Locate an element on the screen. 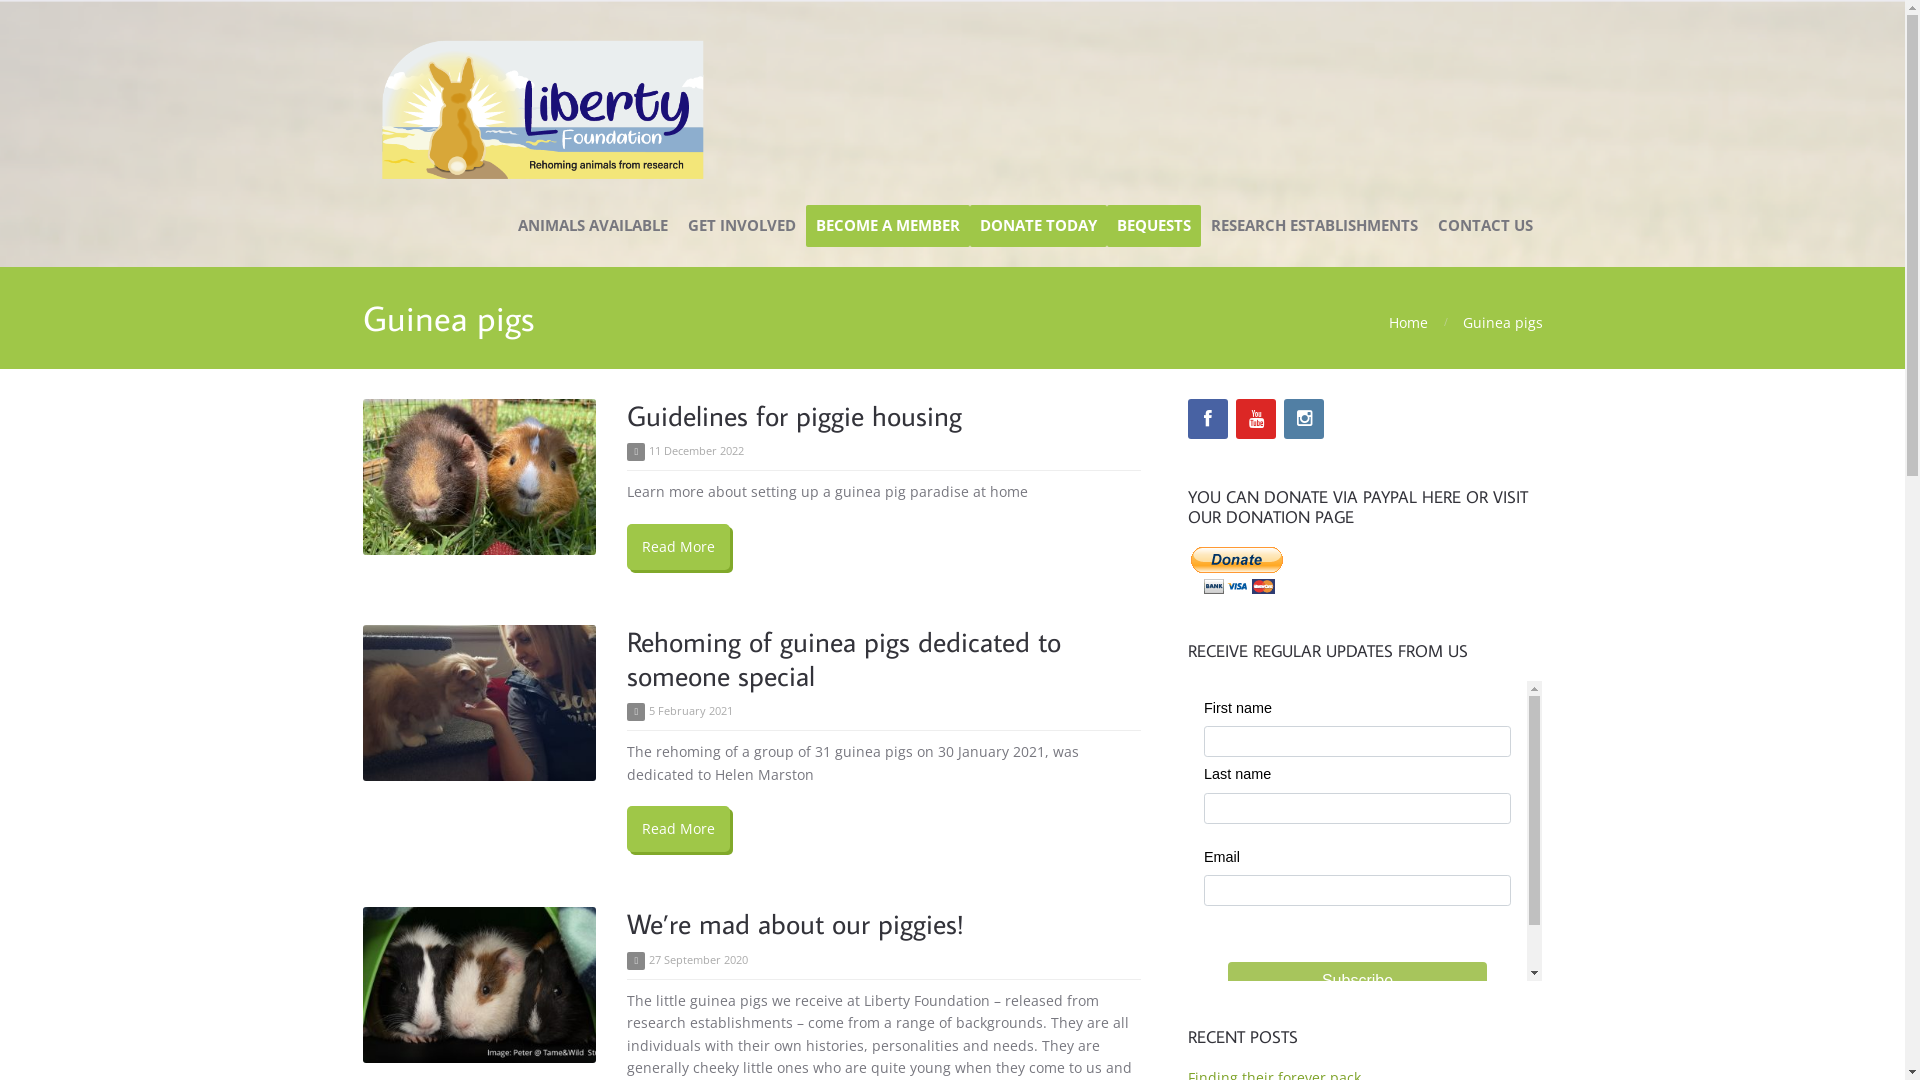 Image resolution: width=1920 pixels, height=1080 pixels. 'Home' is located at coordinates (1406, 321).